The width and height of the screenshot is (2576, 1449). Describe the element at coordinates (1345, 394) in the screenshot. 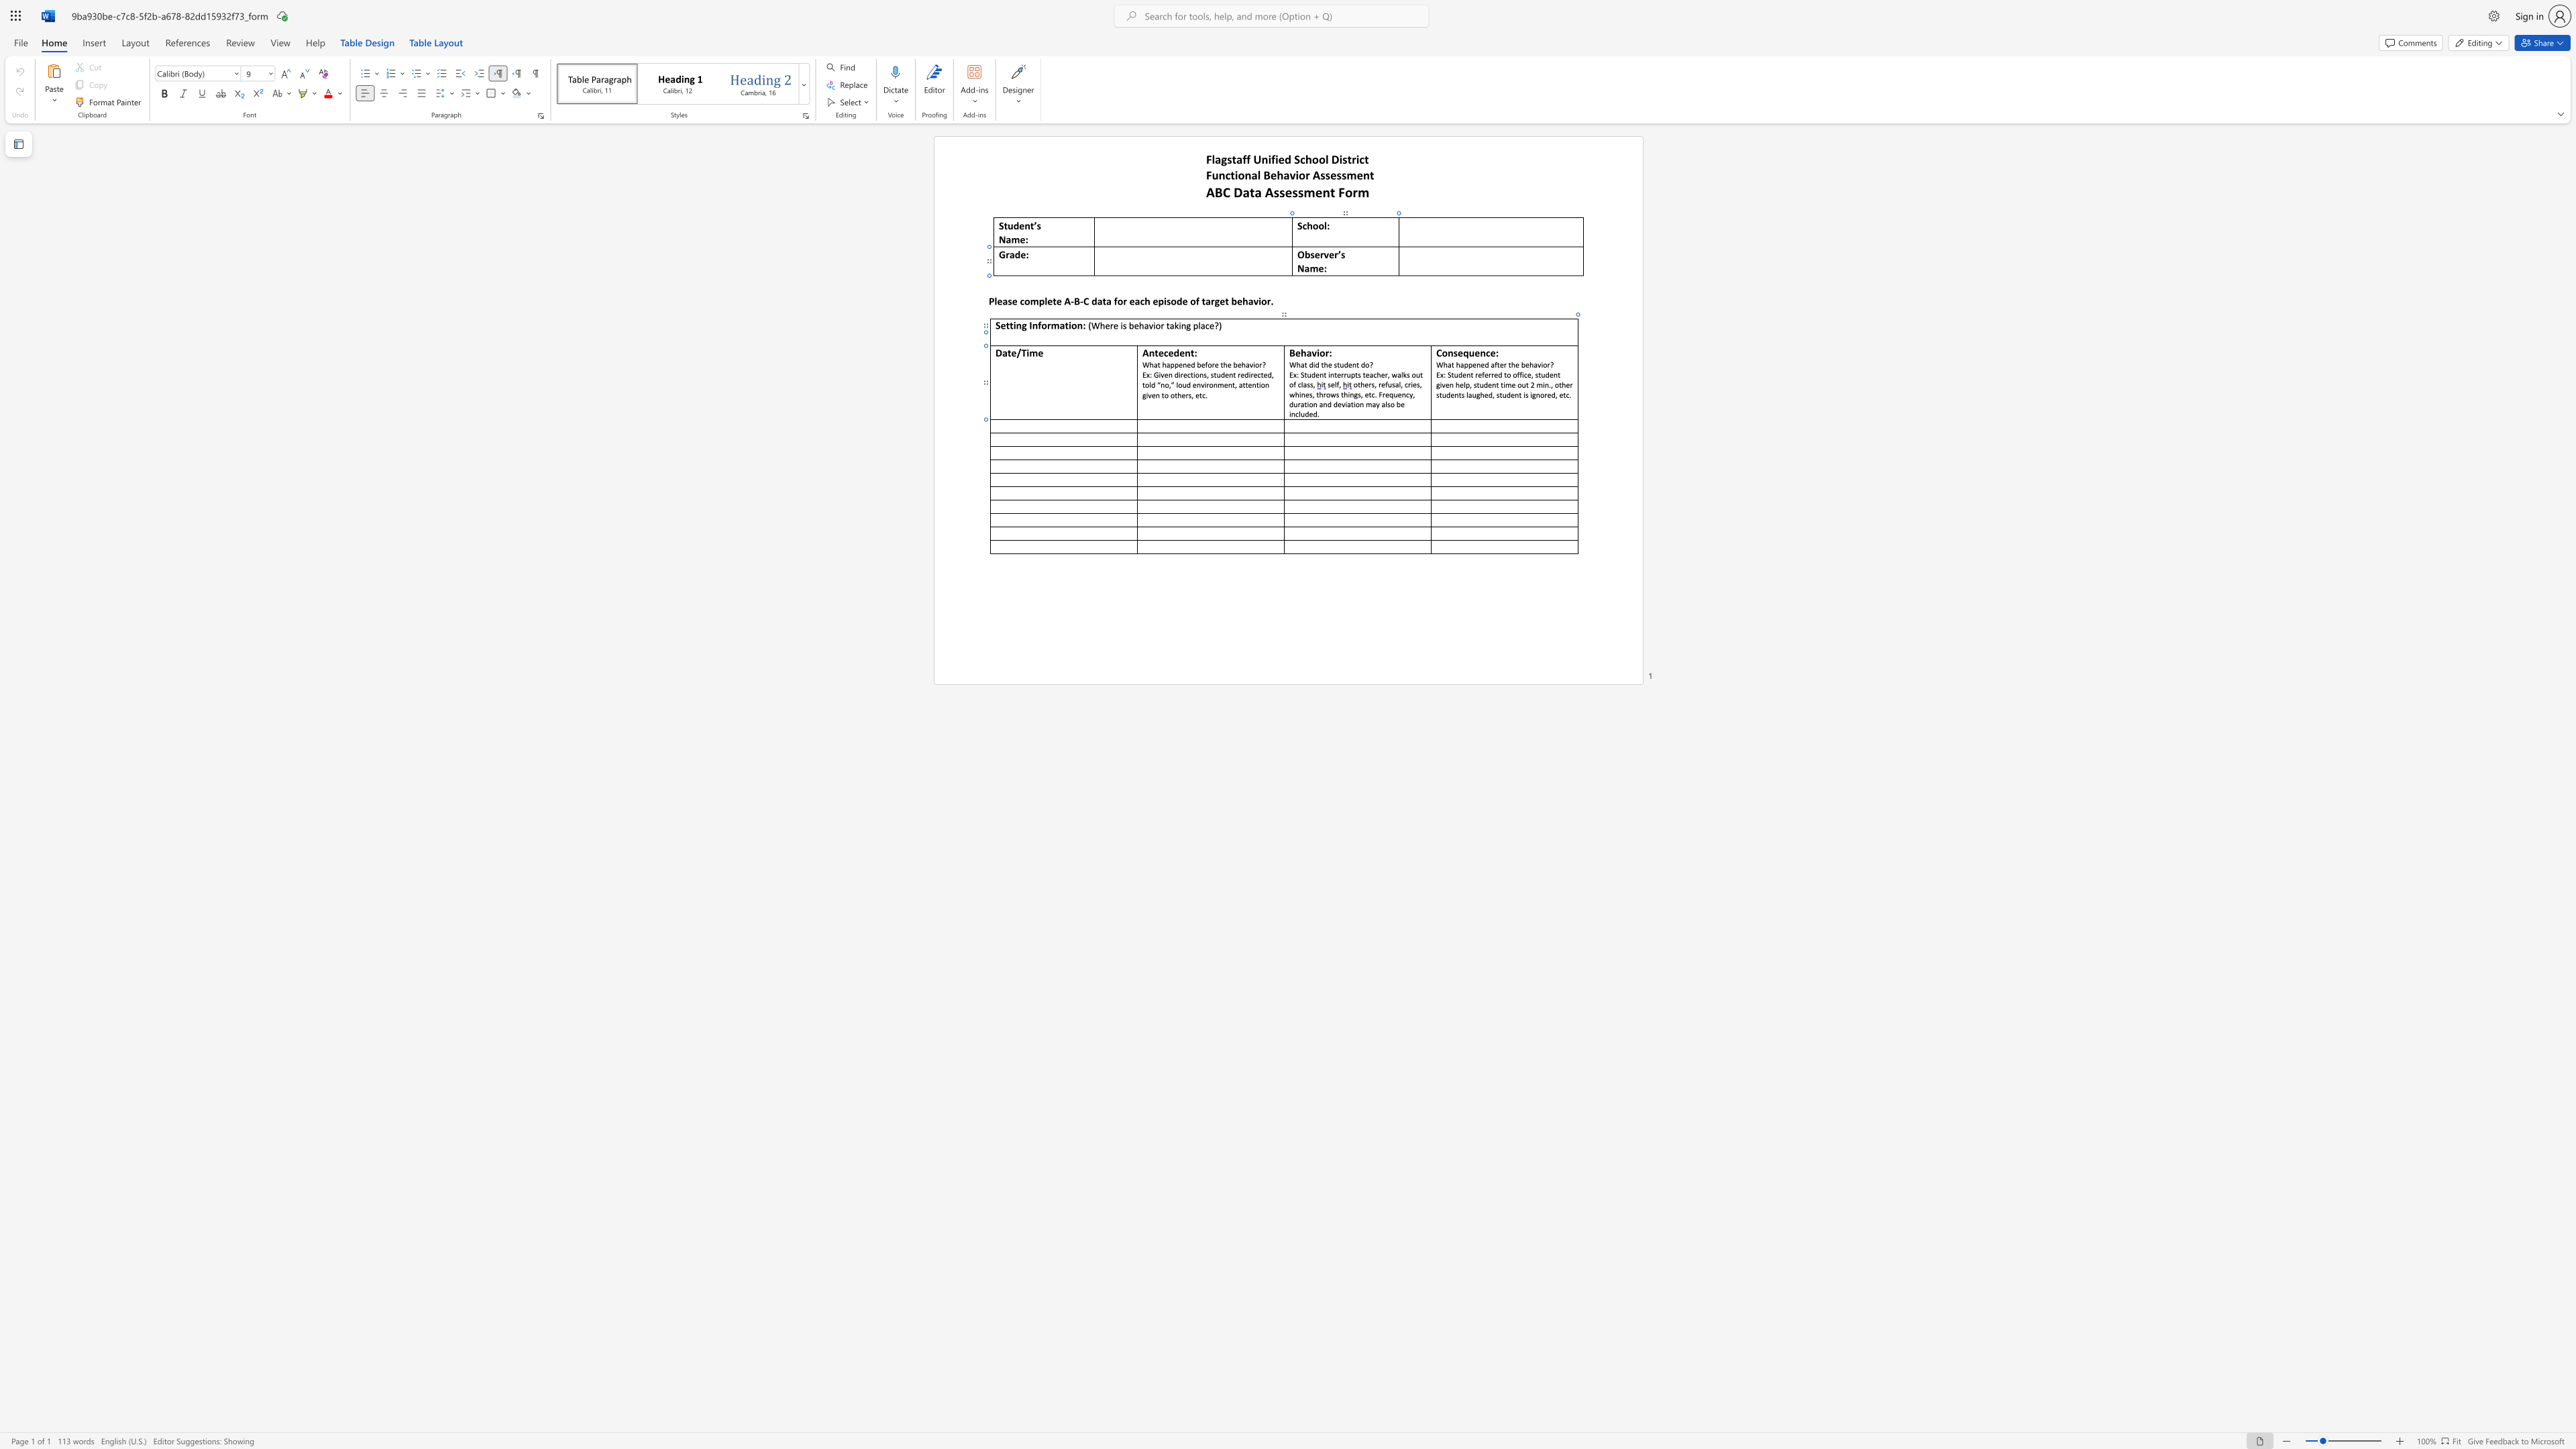

I see `the 2th character "h" in the text` at that location.